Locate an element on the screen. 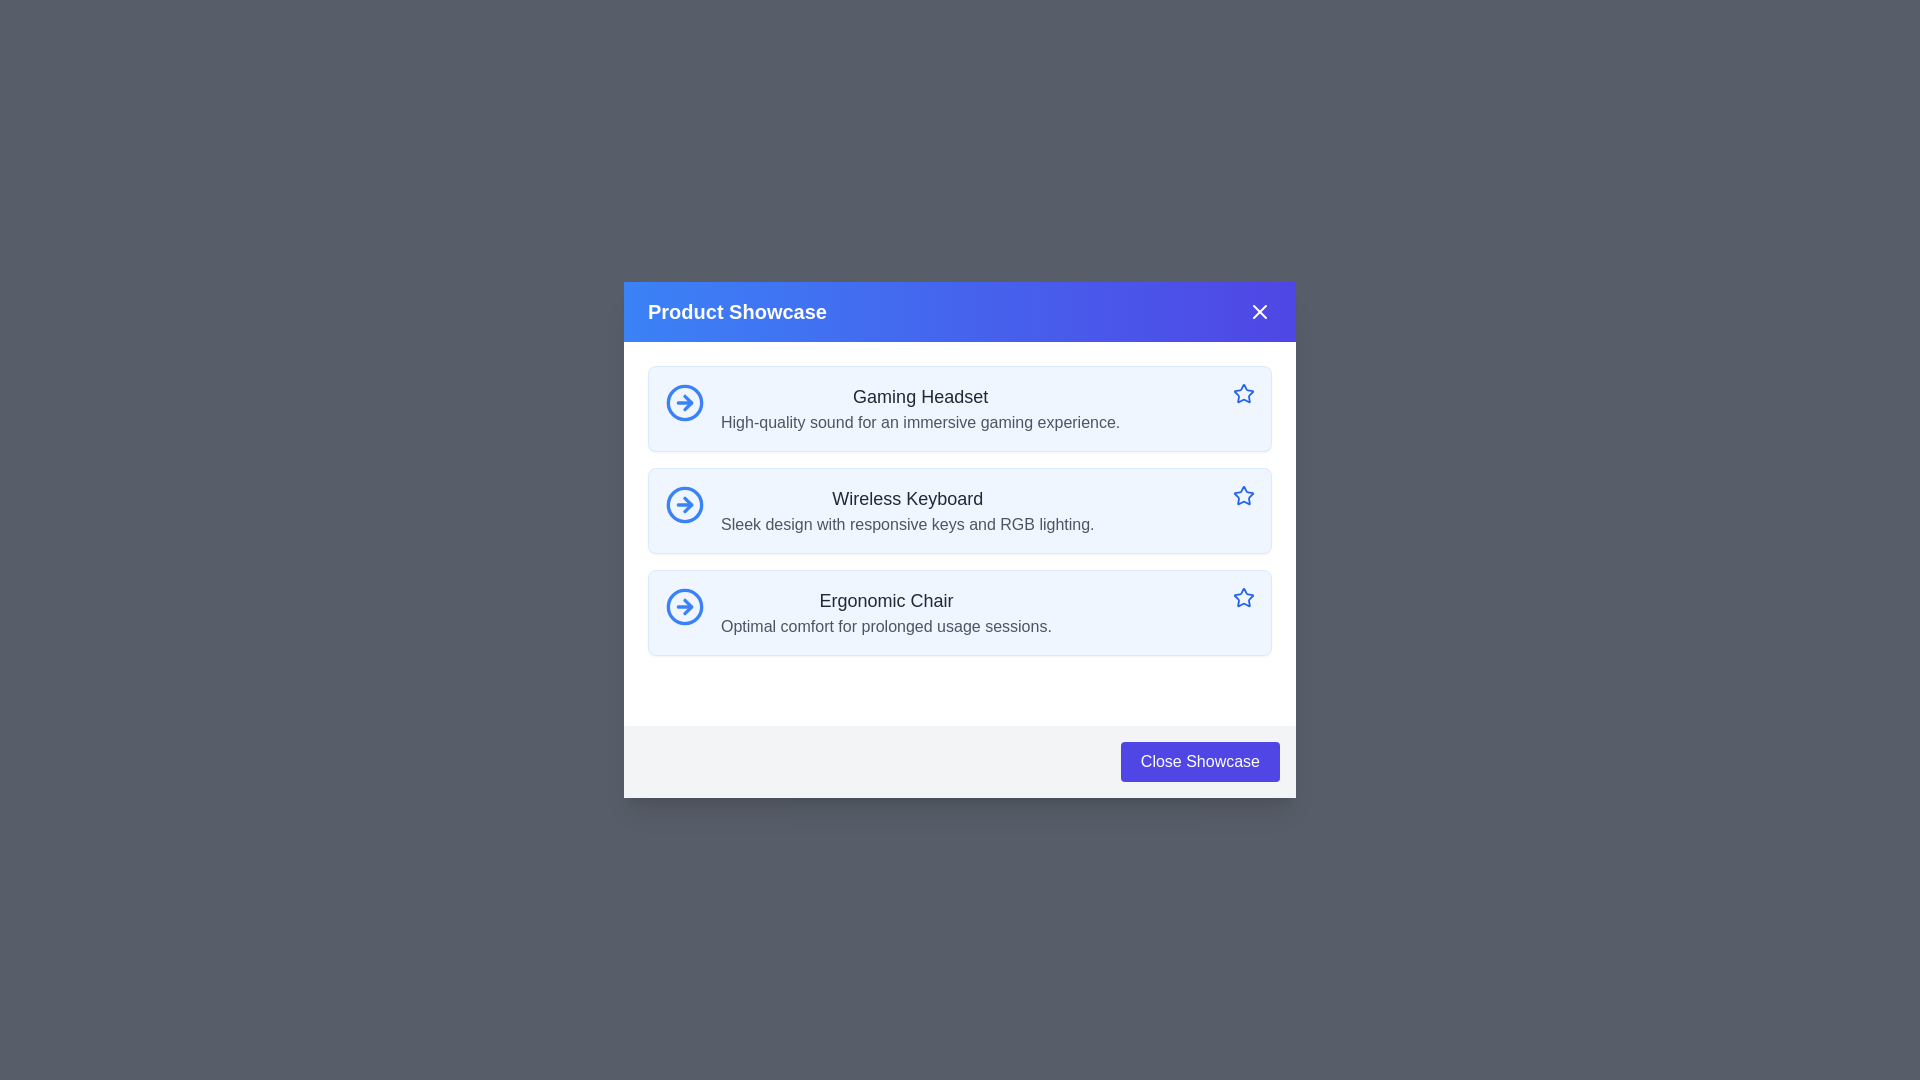 The image size is (1920, 1080). the topmost card component in the Product Showcase labeled 'Gaming Headset' is located at coordinates (960, 407).